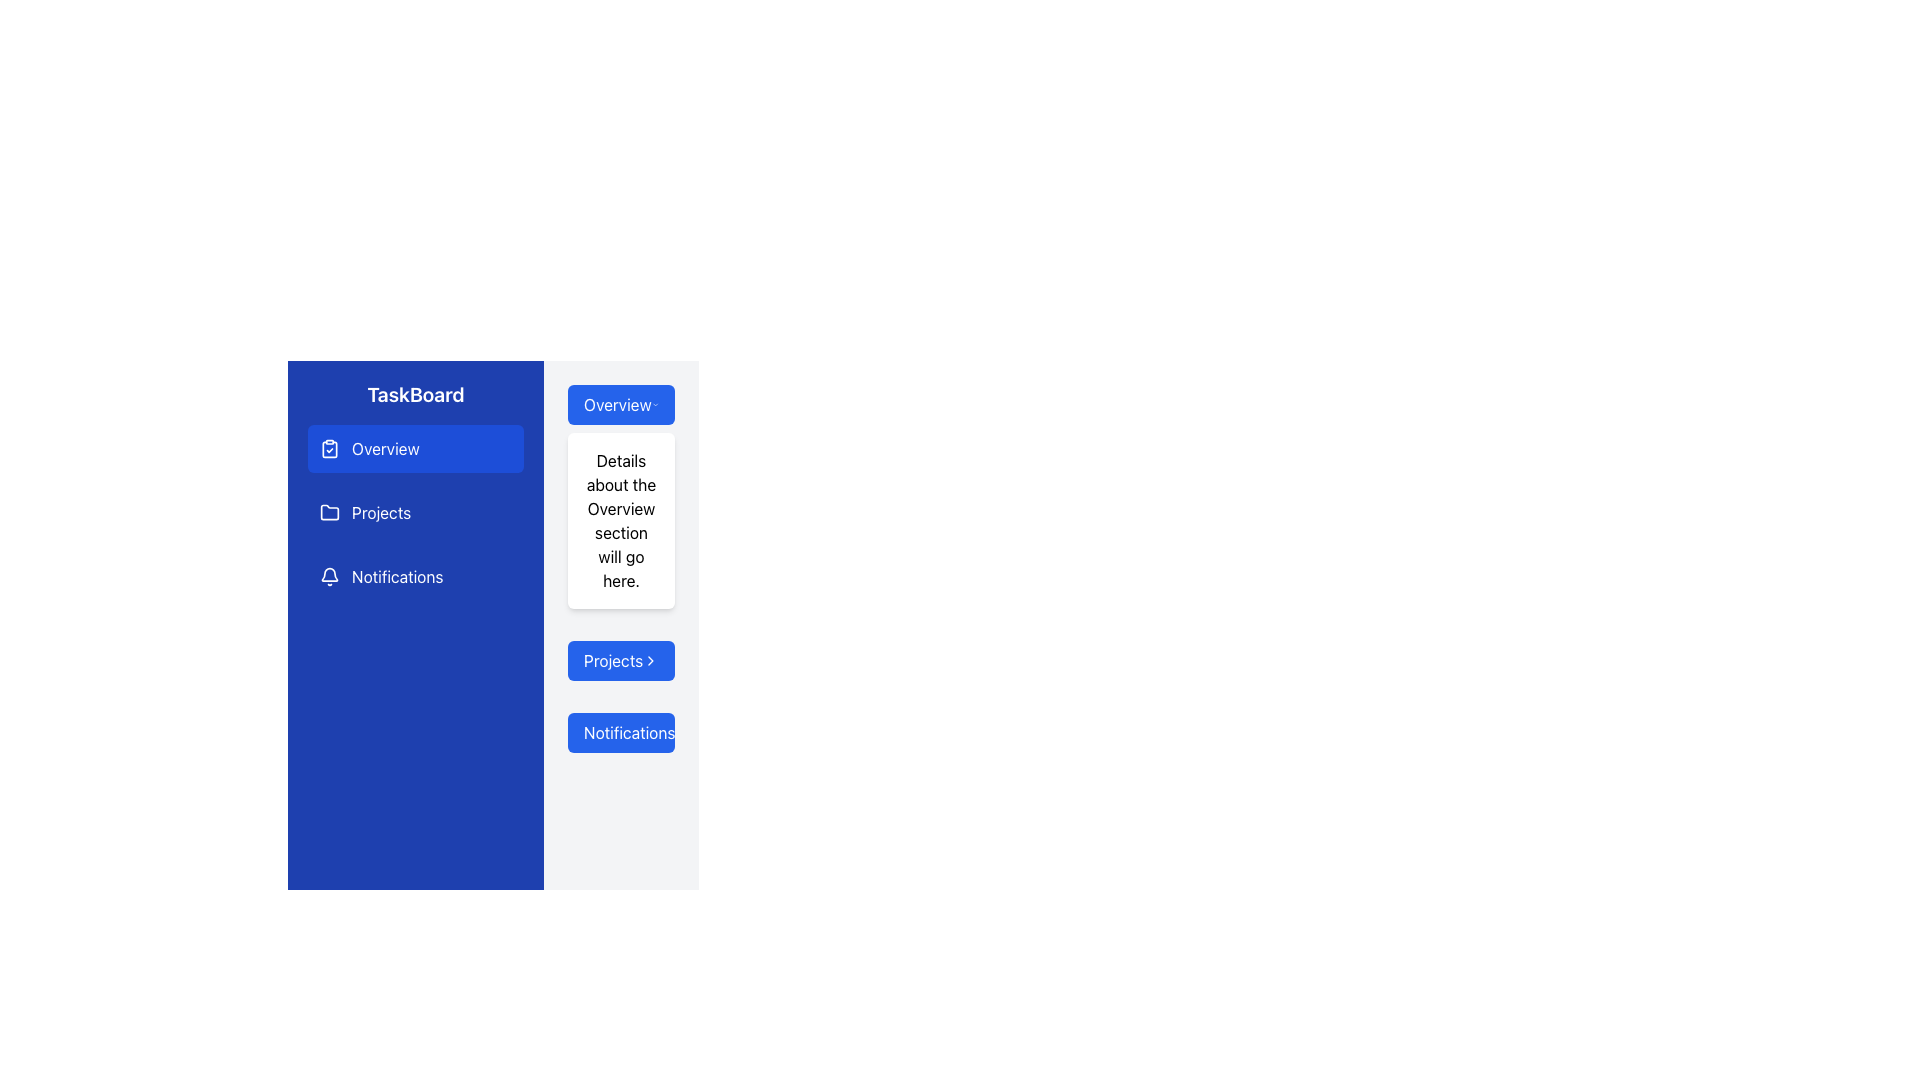  Describe the element at coordinates (620, 660) in the screenshot. I see `the 'Projects' button, which is a horizontally oriented button with a blue background and white text` at that location.